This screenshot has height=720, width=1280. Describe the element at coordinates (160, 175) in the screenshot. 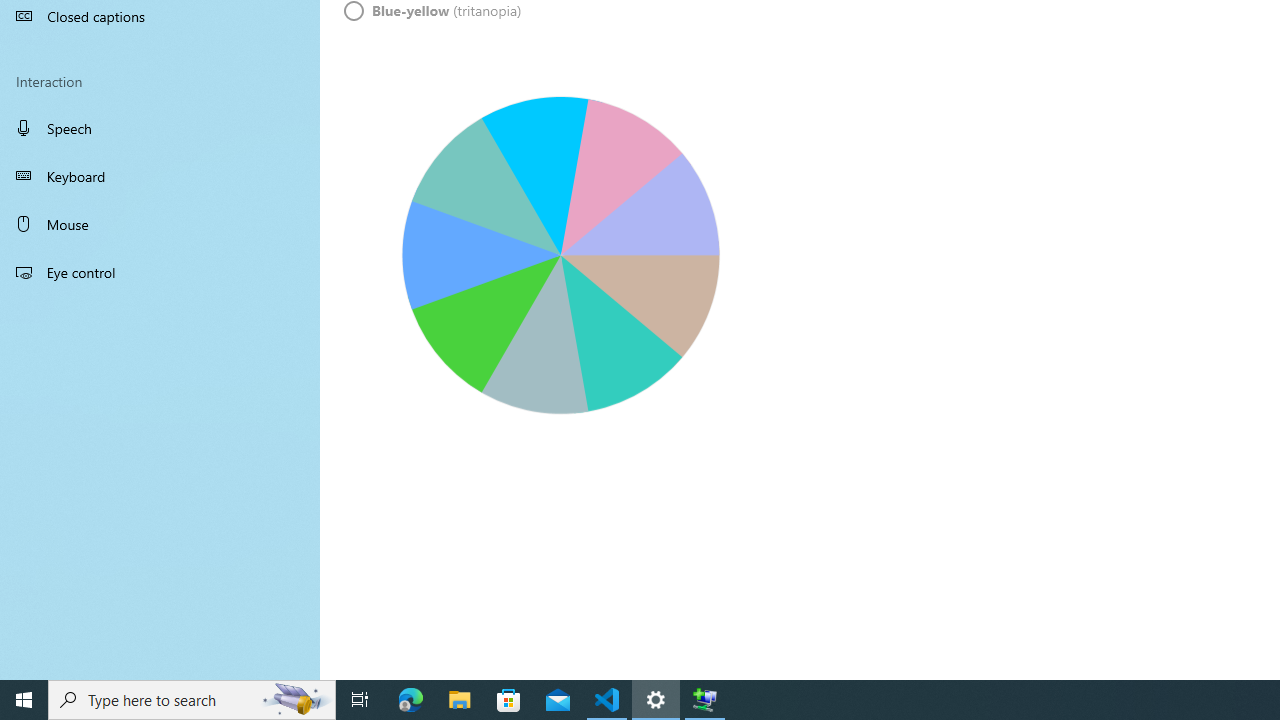

I see `'Keyboard'` at that location.